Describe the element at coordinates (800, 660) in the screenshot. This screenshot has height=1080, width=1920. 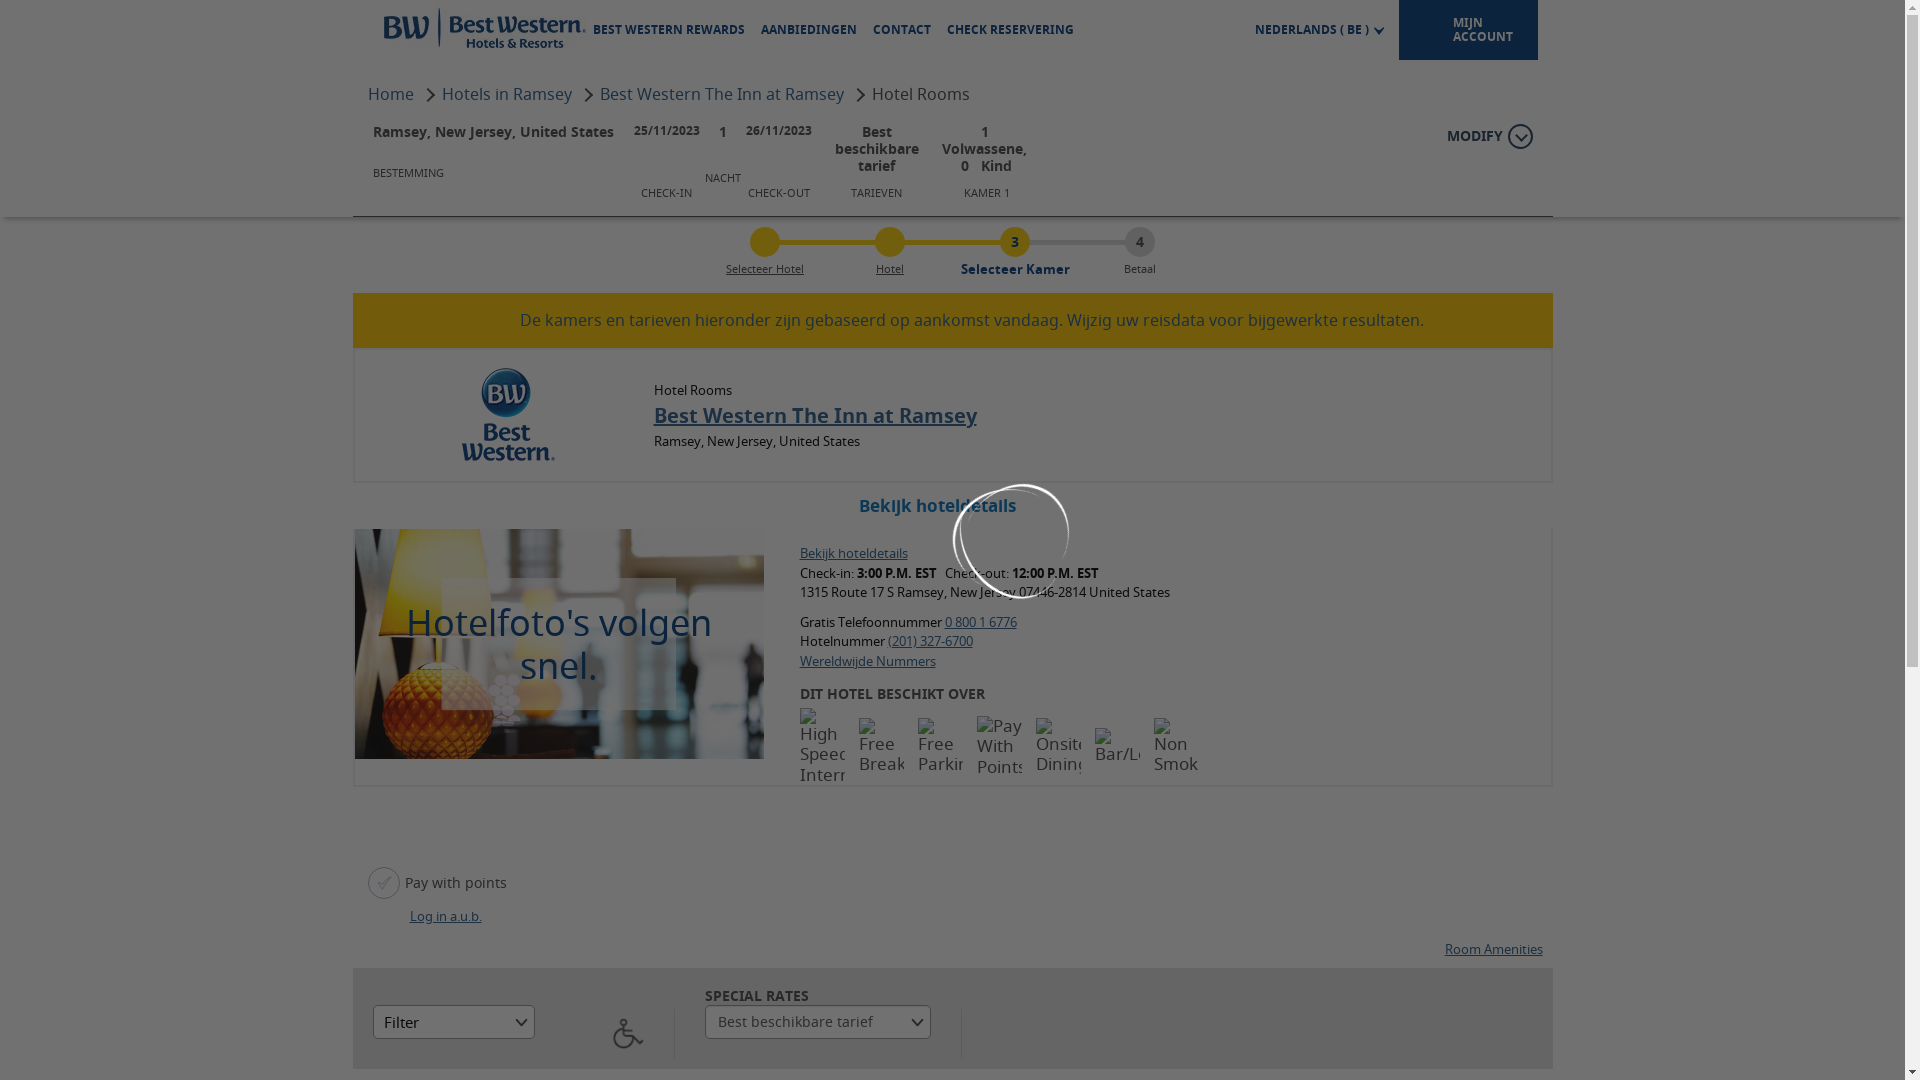
I see `'Wereldwijde Nummers'` at that location.